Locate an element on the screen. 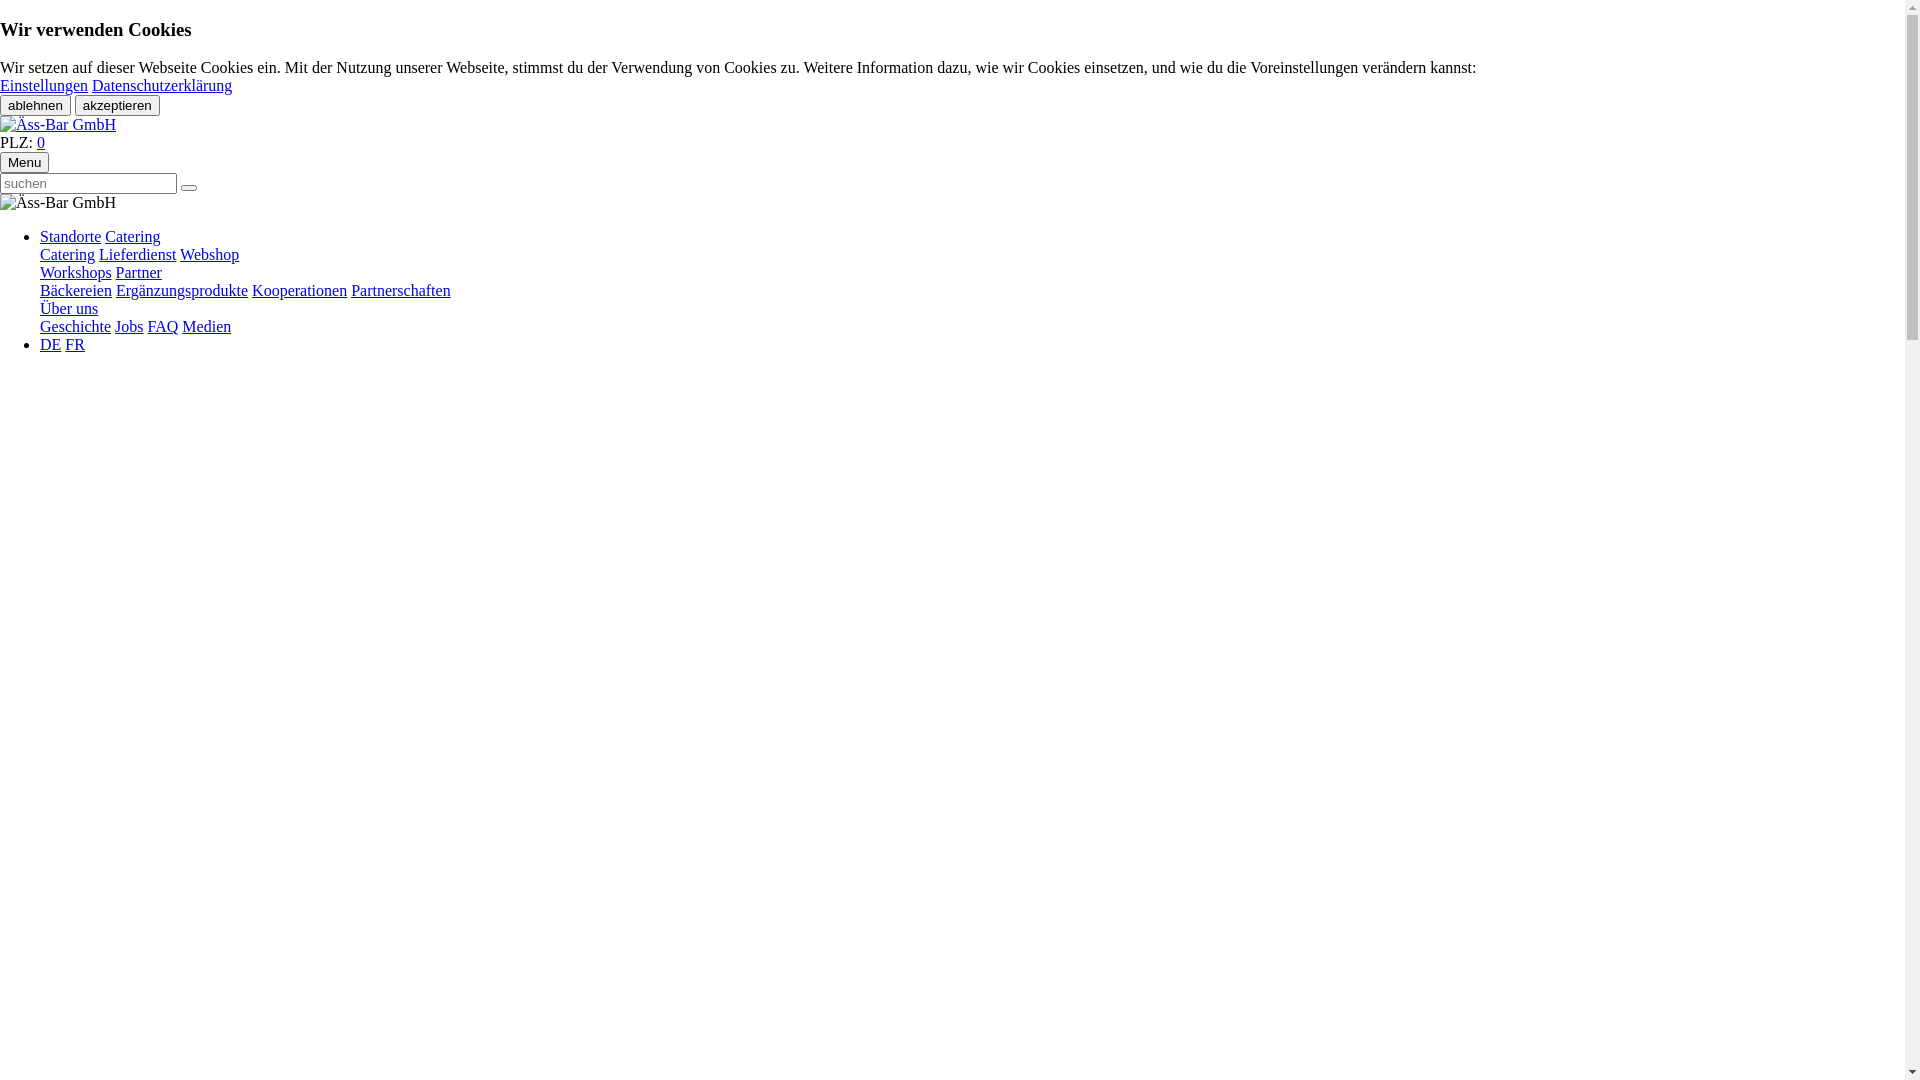 Image resolution: width=1920 pixels, height=1080 pixels. 'FAQ' is located at coordinates (163, 325).